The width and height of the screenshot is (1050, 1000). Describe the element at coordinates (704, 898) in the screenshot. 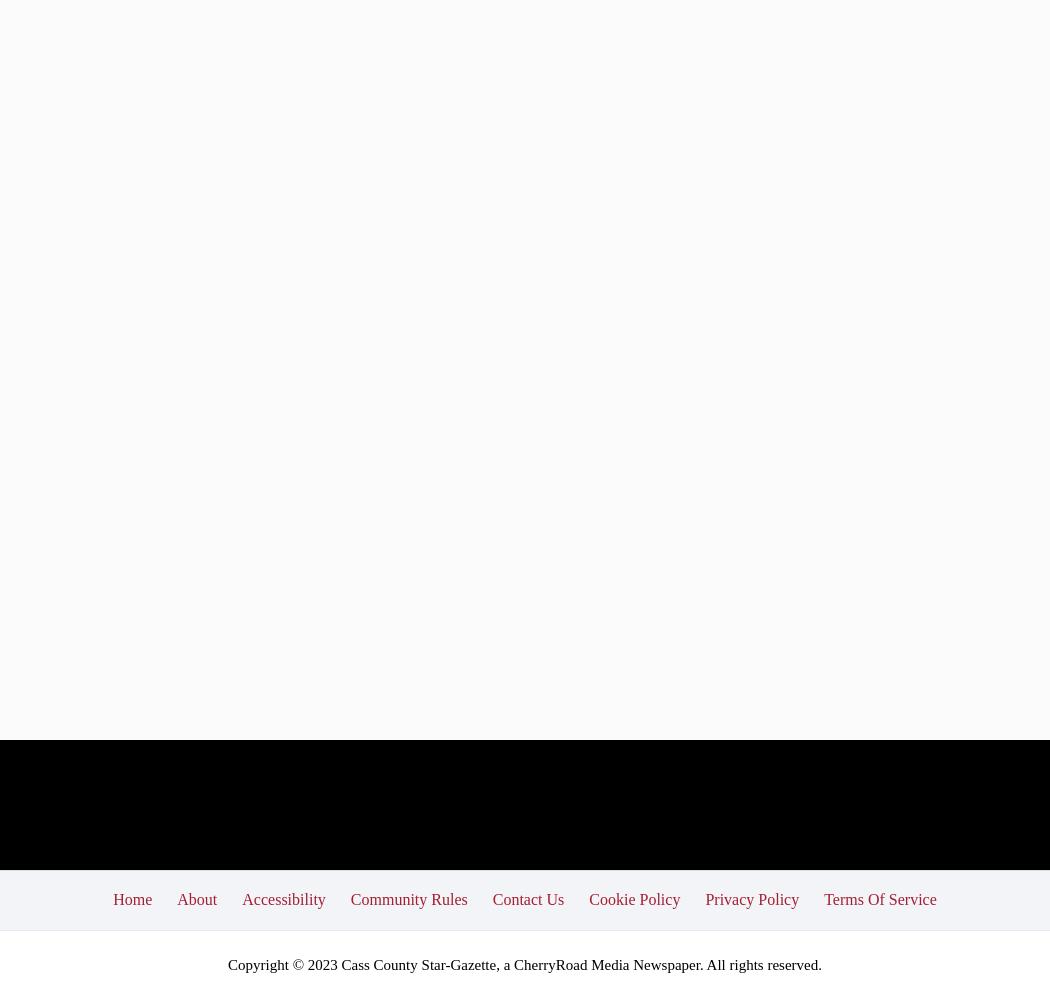

I see `'Privacy Policy'` at that location.